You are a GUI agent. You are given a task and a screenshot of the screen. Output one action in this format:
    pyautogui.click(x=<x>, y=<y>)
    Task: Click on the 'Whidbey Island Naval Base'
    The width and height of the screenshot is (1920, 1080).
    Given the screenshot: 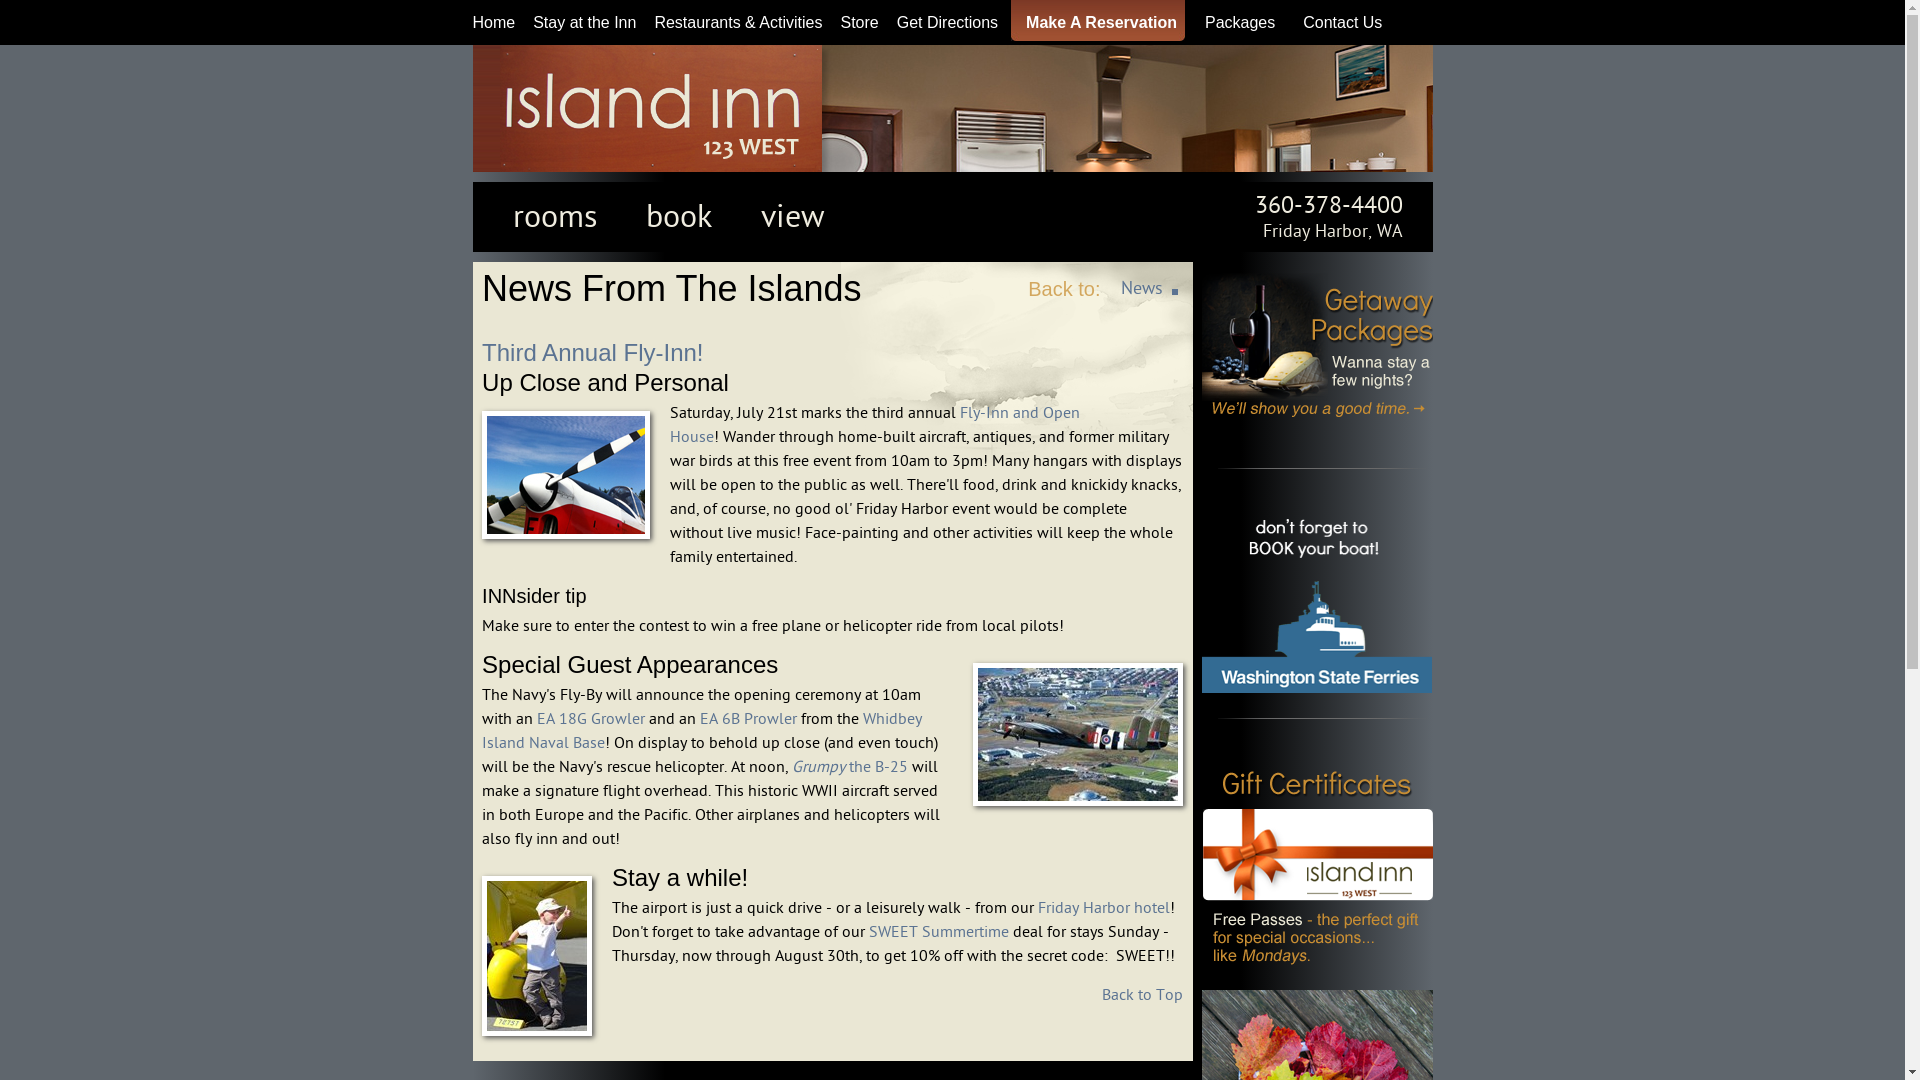 What is the action you would take?
    pyautogui.click(x=701, y=731)
    